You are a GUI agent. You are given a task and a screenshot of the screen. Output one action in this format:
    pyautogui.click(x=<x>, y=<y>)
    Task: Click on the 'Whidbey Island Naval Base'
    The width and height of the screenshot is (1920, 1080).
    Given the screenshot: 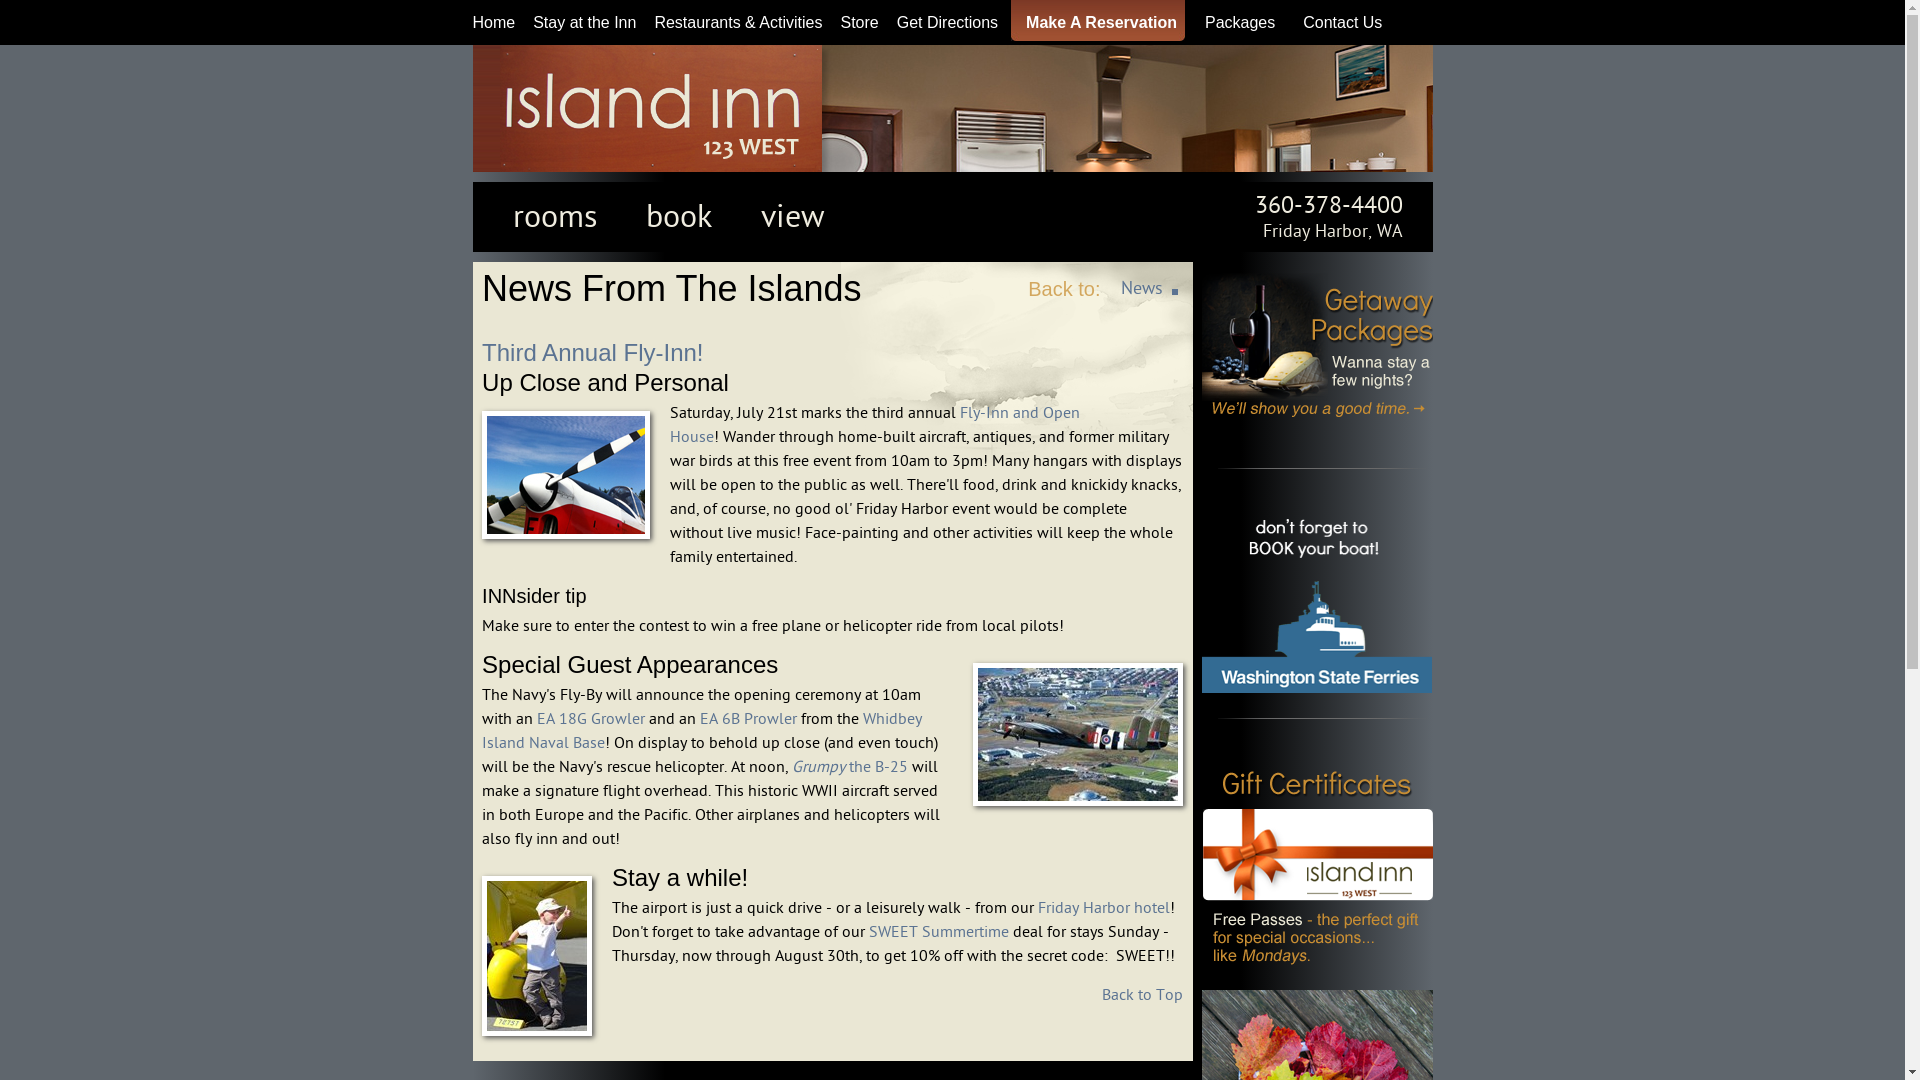 What is the action you would take?
    pyautogui.click(x=701, y=731)
    